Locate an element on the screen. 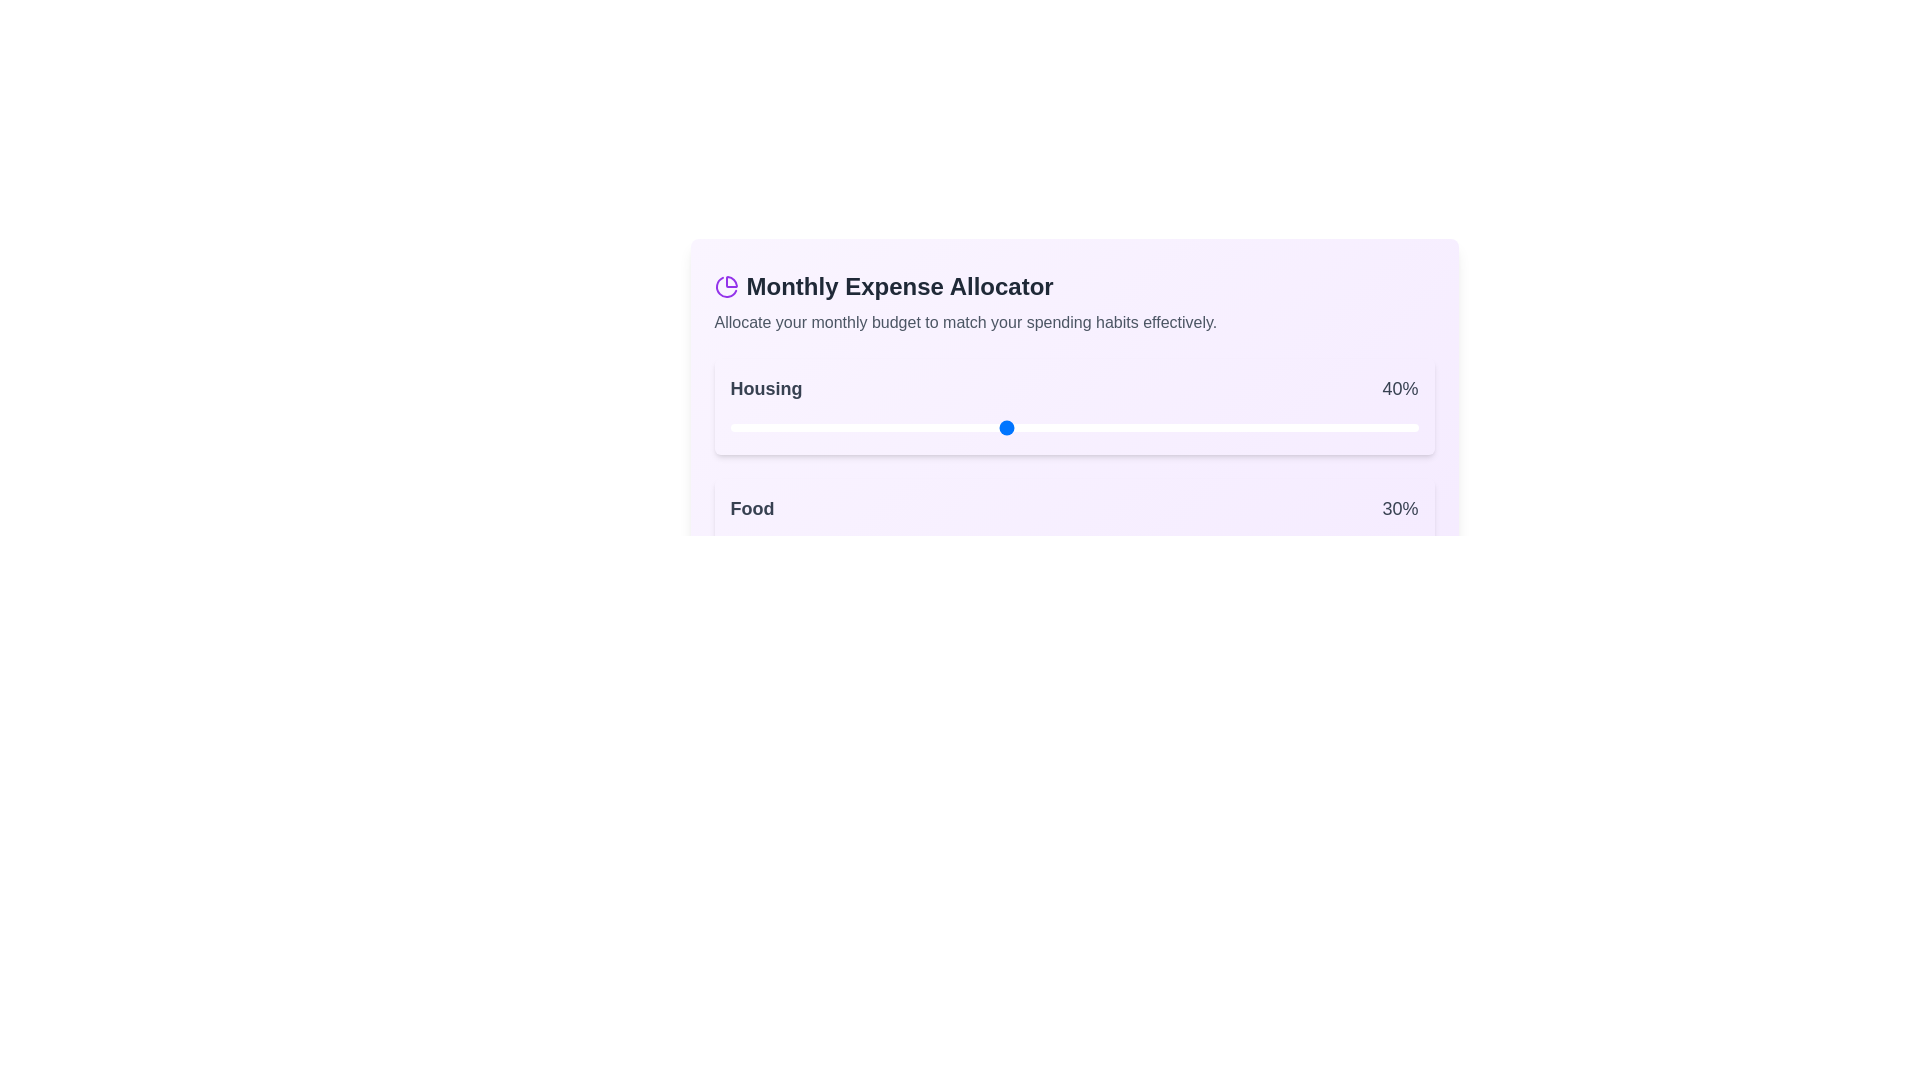  the value of the 'Housing' percentage slider is located at coordinates (1294, 427).